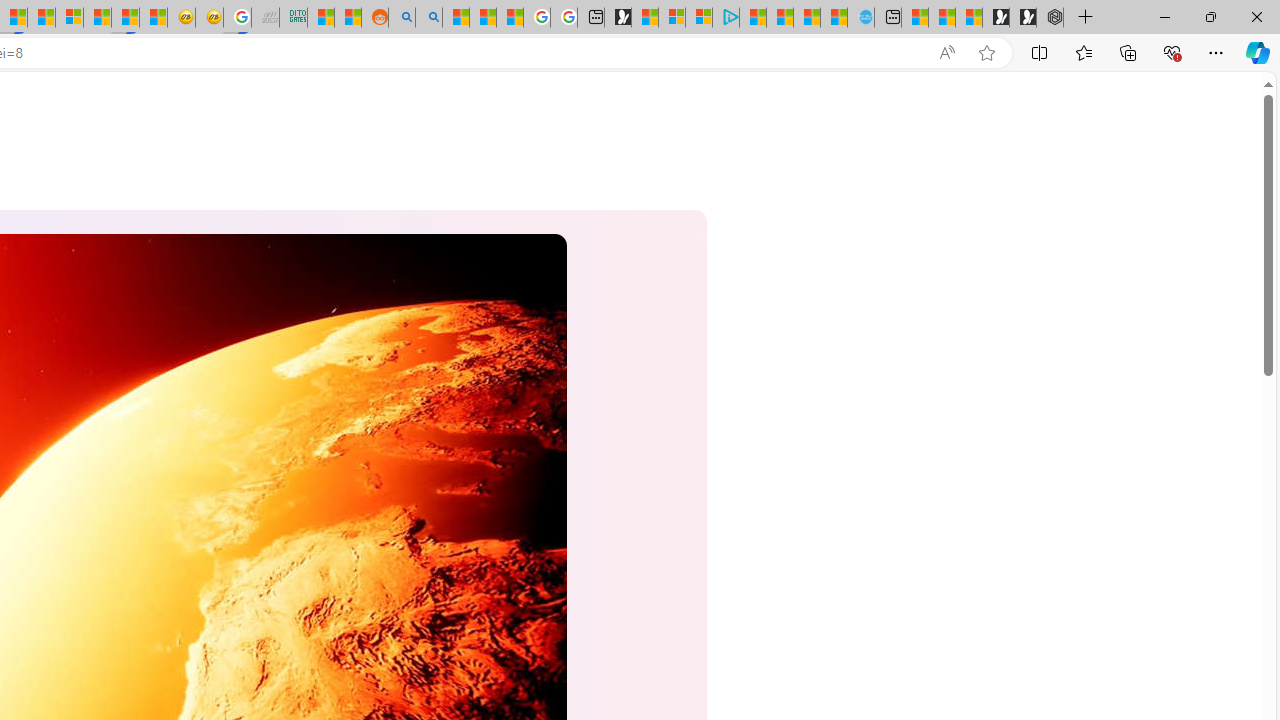  What do you see at coordinates (860, 17) in the screenshot?
I see `'Home | Sky Blue Bikes - Sky Blue Bikes'` at bounding box center [860, 17].